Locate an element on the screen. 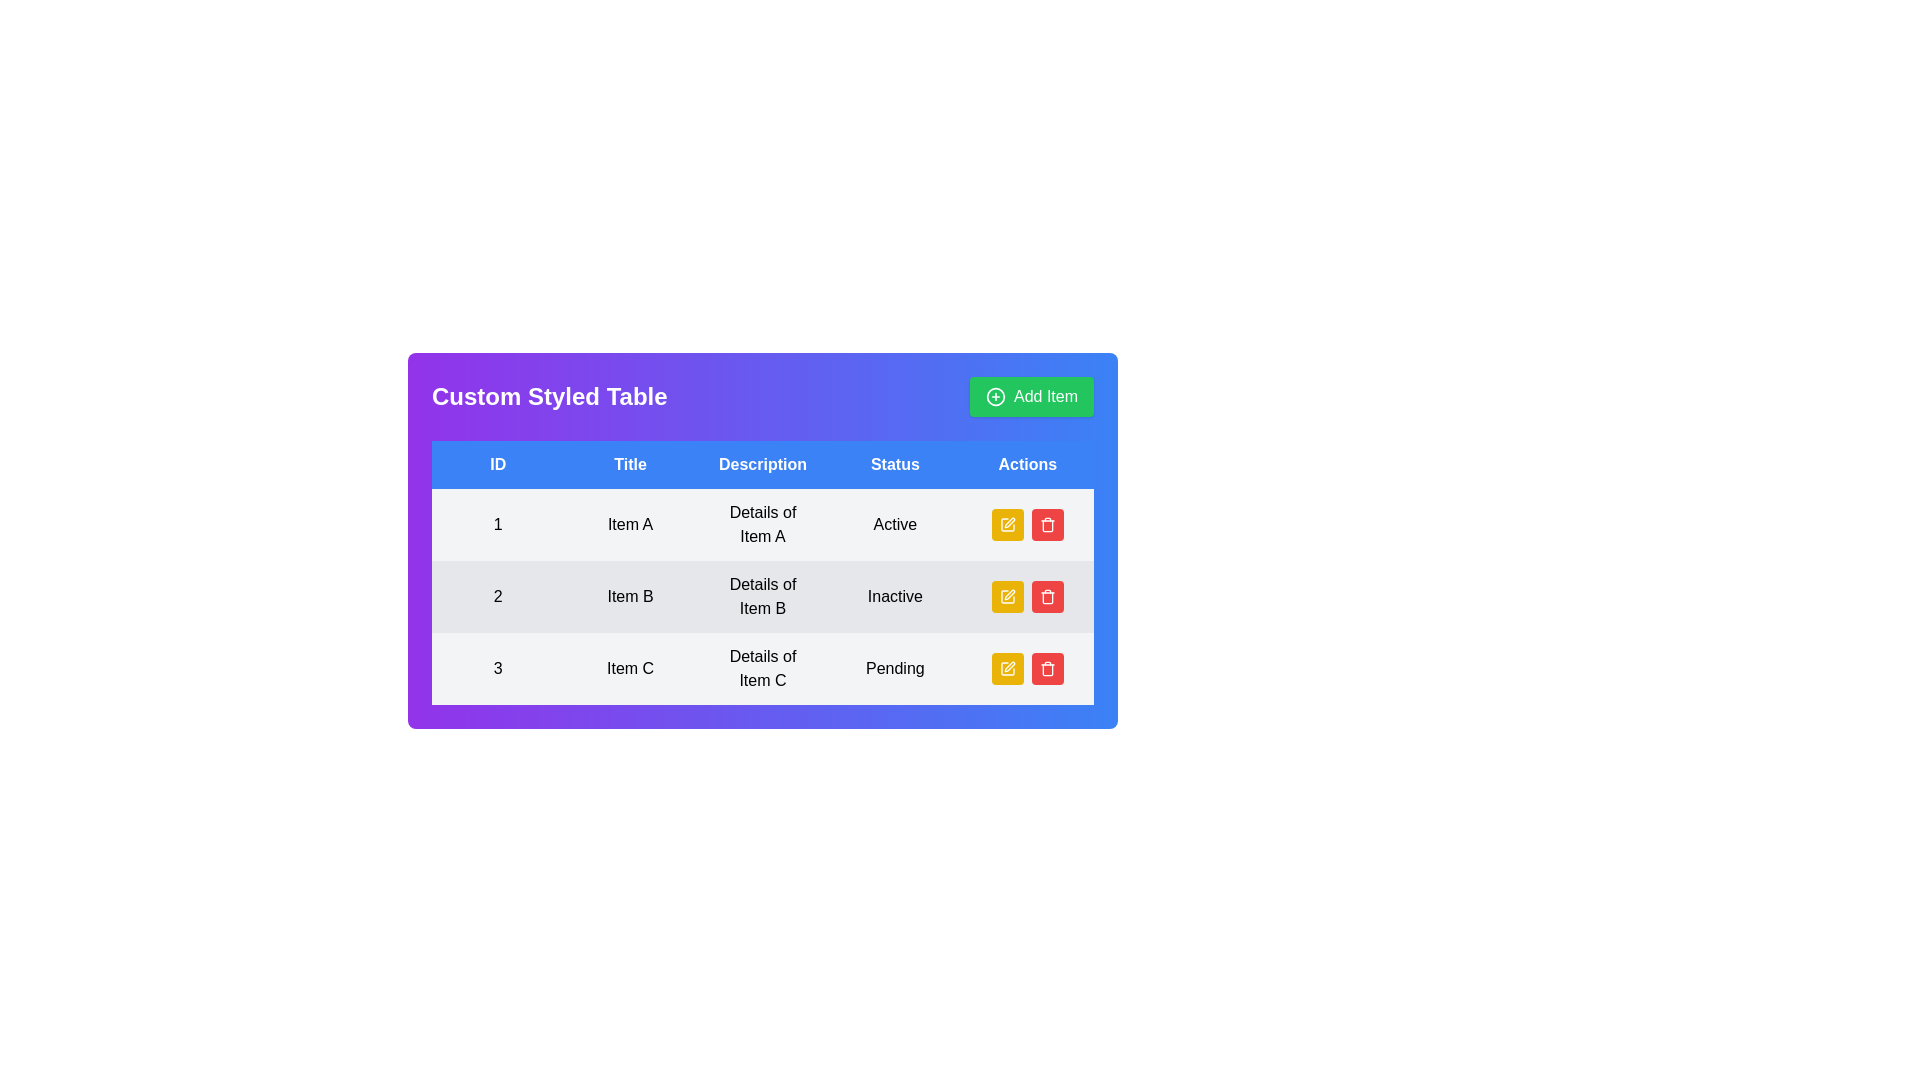 The height and width of the screenshot is (1080, 1920). the 'Status' column header in the table, which is the fourth column header, located centrally in the header row is located at coordinates (894, 465).